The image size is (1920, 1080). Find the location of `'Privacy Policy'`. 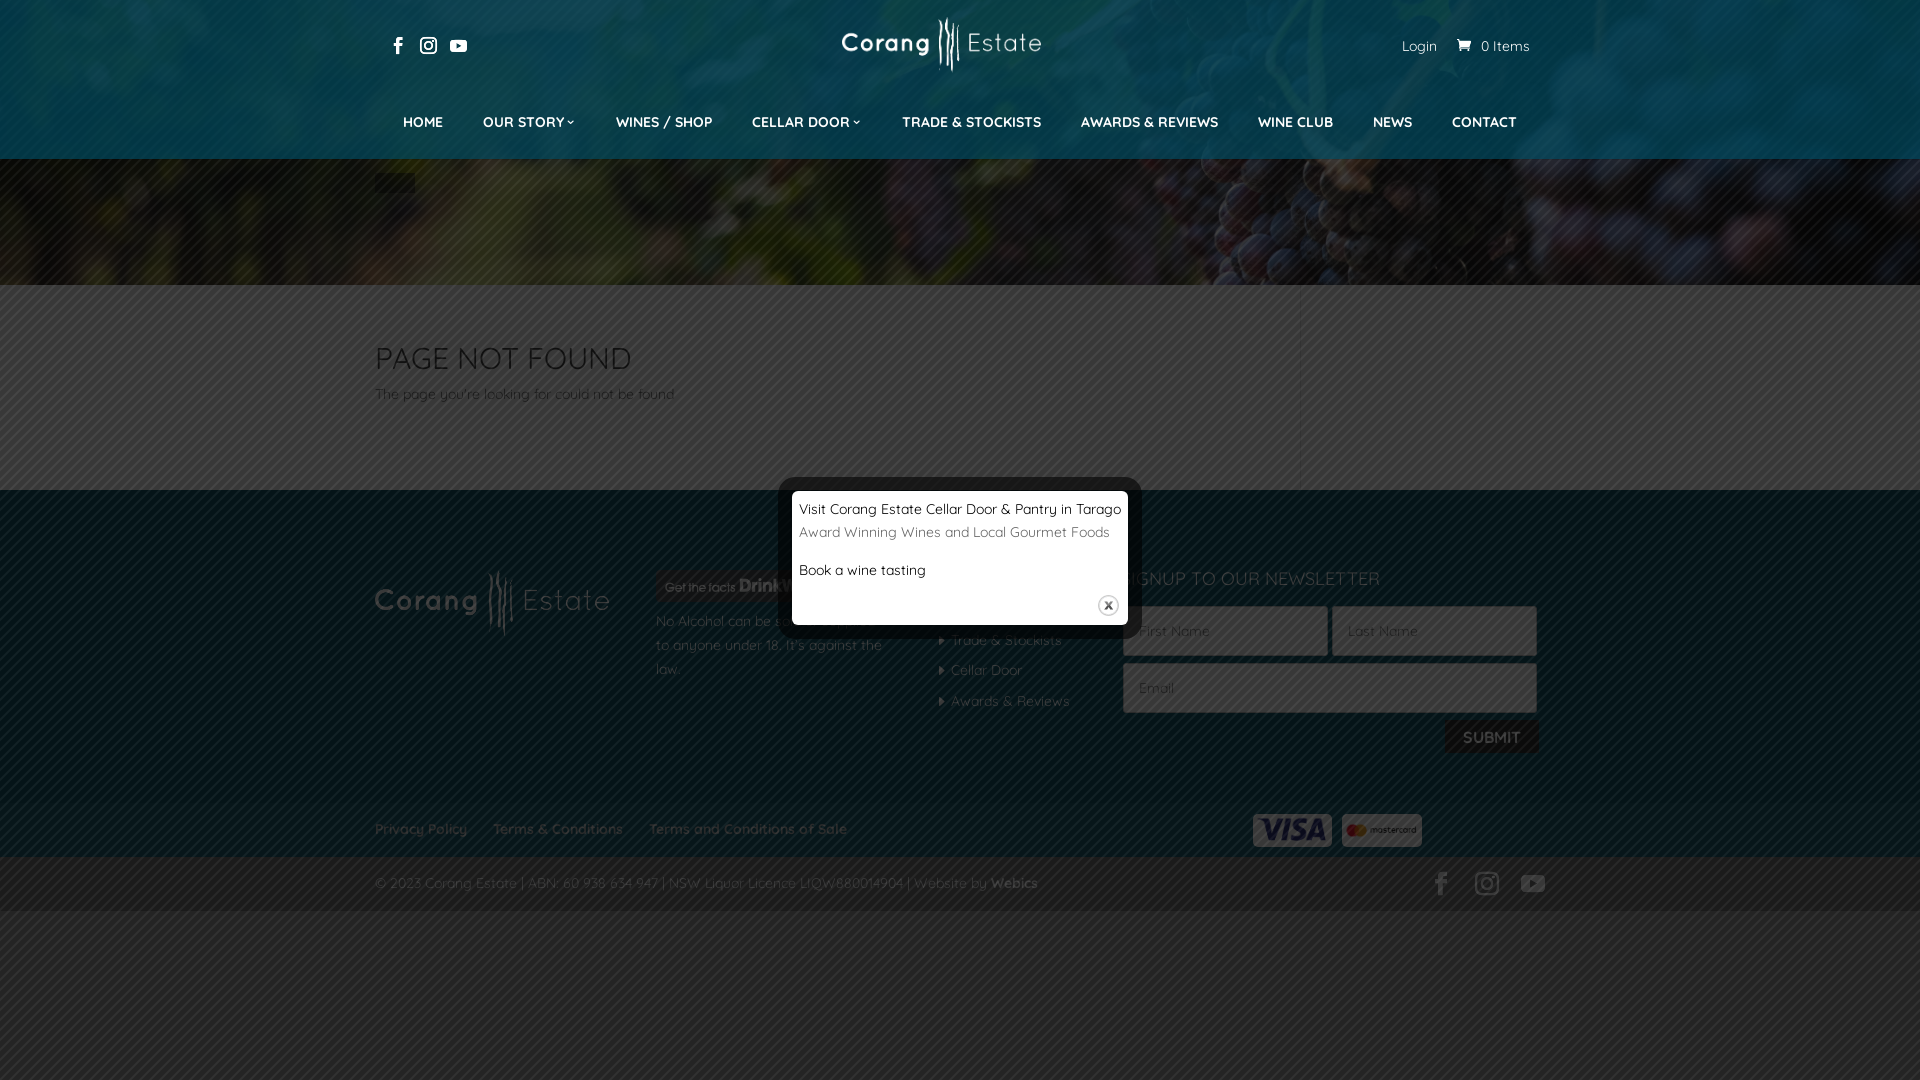

'Privacy Policy' is located at coordinates (374, 829).